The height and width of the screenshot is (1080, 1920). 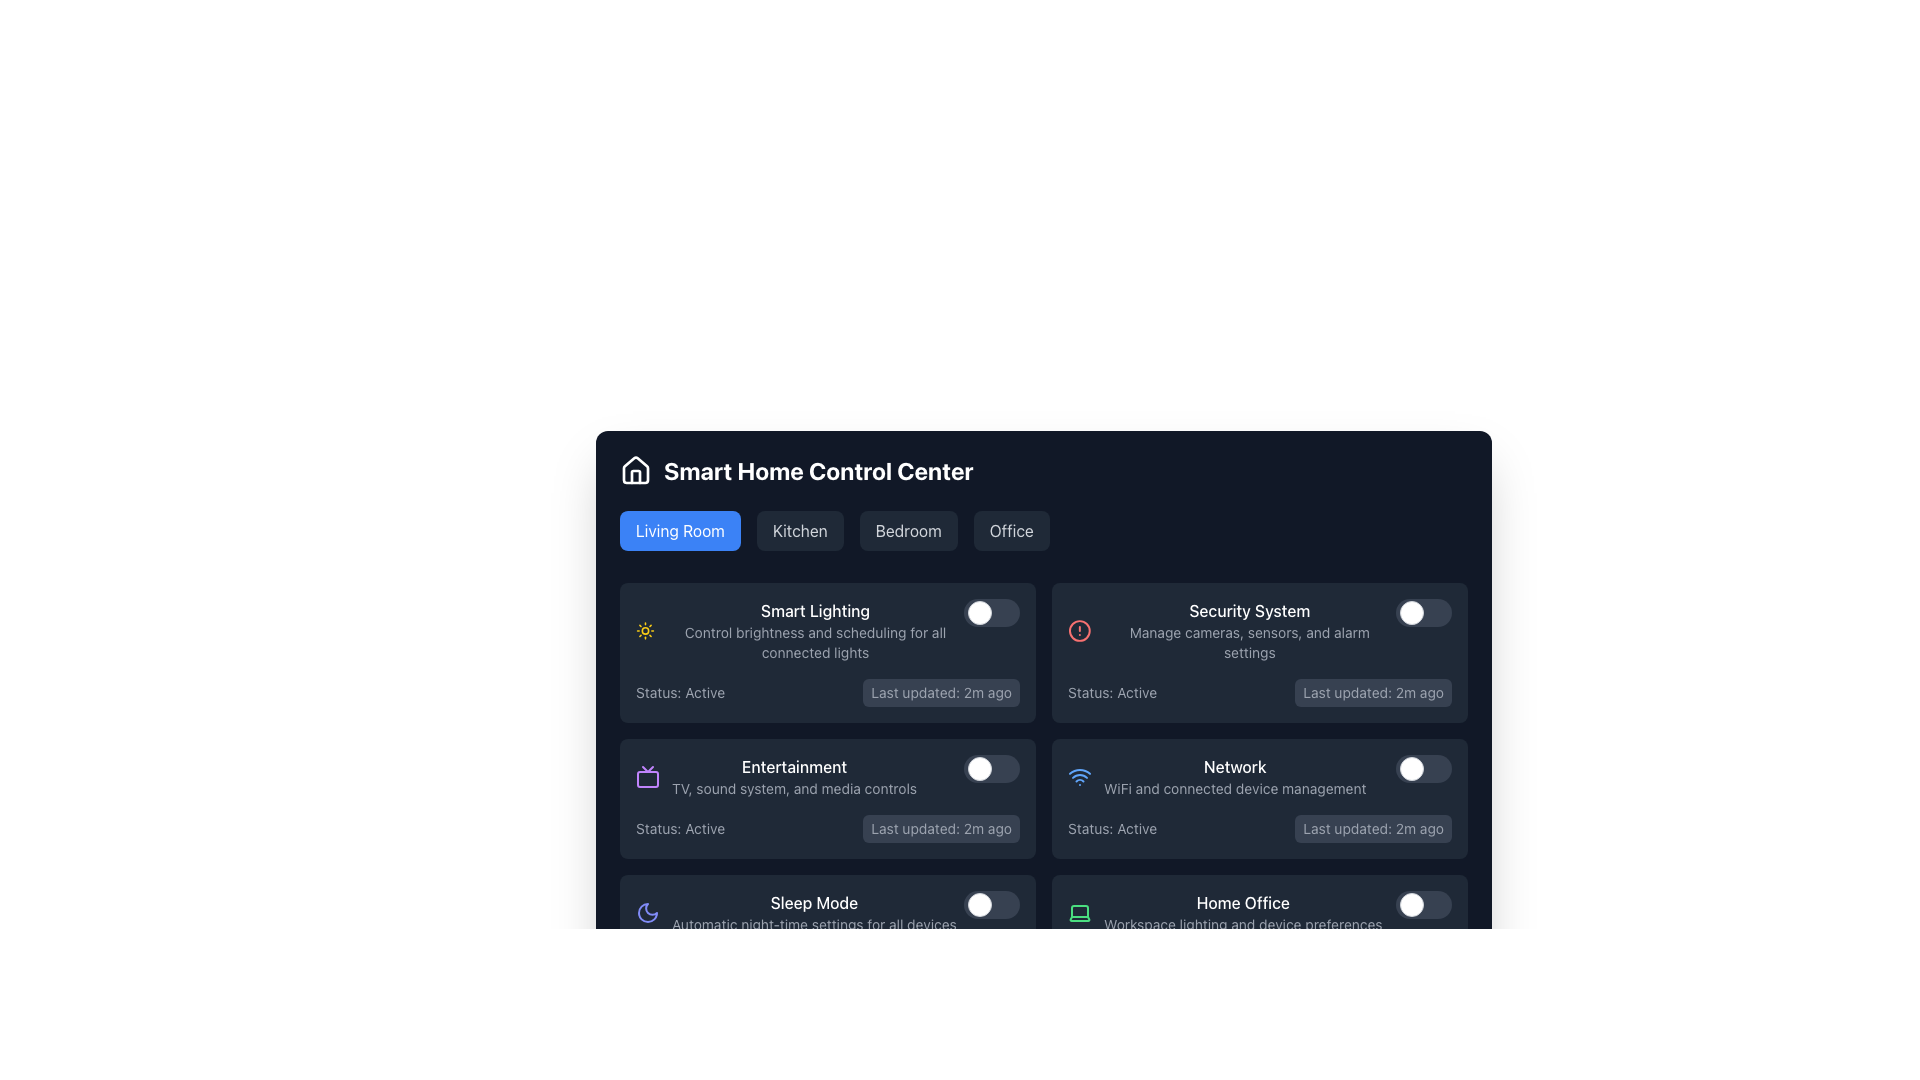 I want to click on the Text and Icon Group that describes the Sleep Mode functionality, located in the lower-left region of the interface within the Living Room section, to the left of the toggle switch, so click(x=795, y=913).